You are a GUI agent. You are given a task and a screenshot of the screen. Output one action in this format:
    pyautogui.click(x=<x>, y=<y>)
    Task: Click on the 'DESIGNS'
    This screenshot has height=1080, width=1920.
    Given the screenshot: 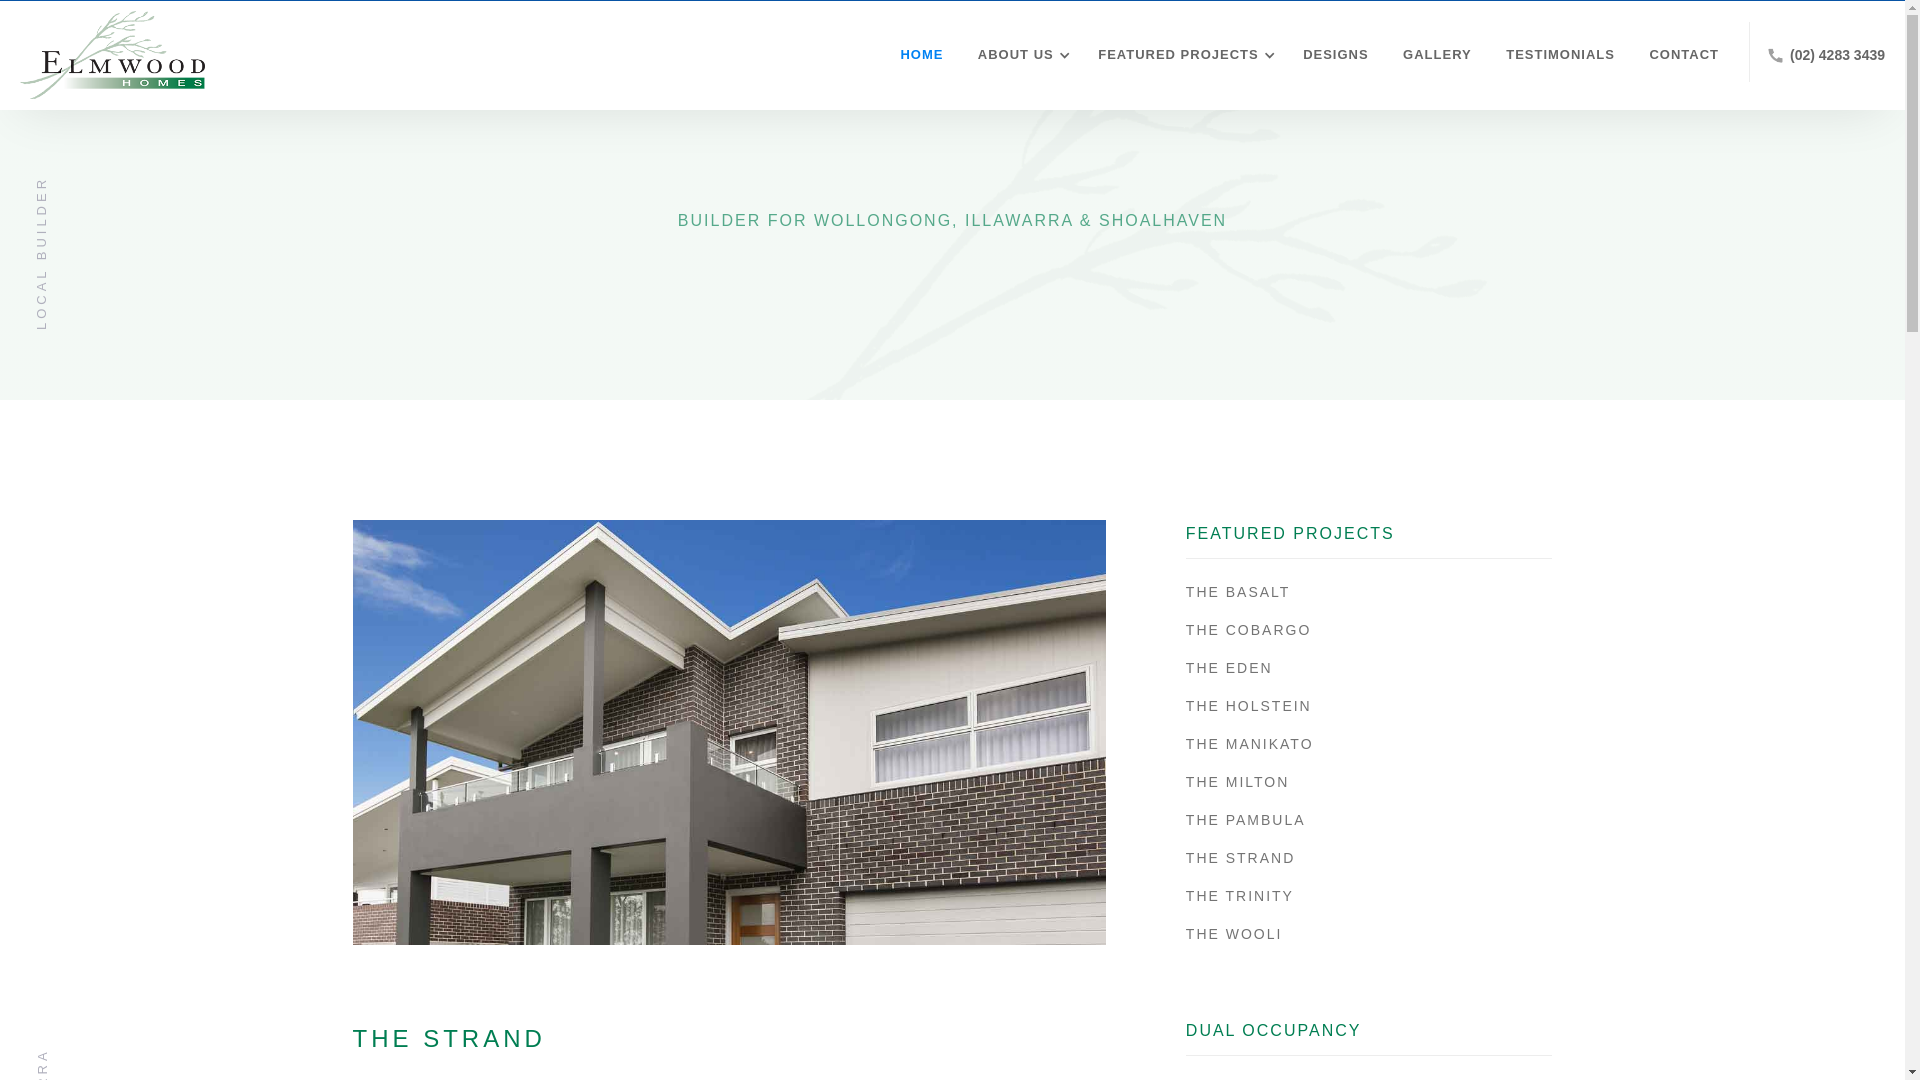 What is the action you would take?
    pyautogui.click(x=1330, y=53)
    